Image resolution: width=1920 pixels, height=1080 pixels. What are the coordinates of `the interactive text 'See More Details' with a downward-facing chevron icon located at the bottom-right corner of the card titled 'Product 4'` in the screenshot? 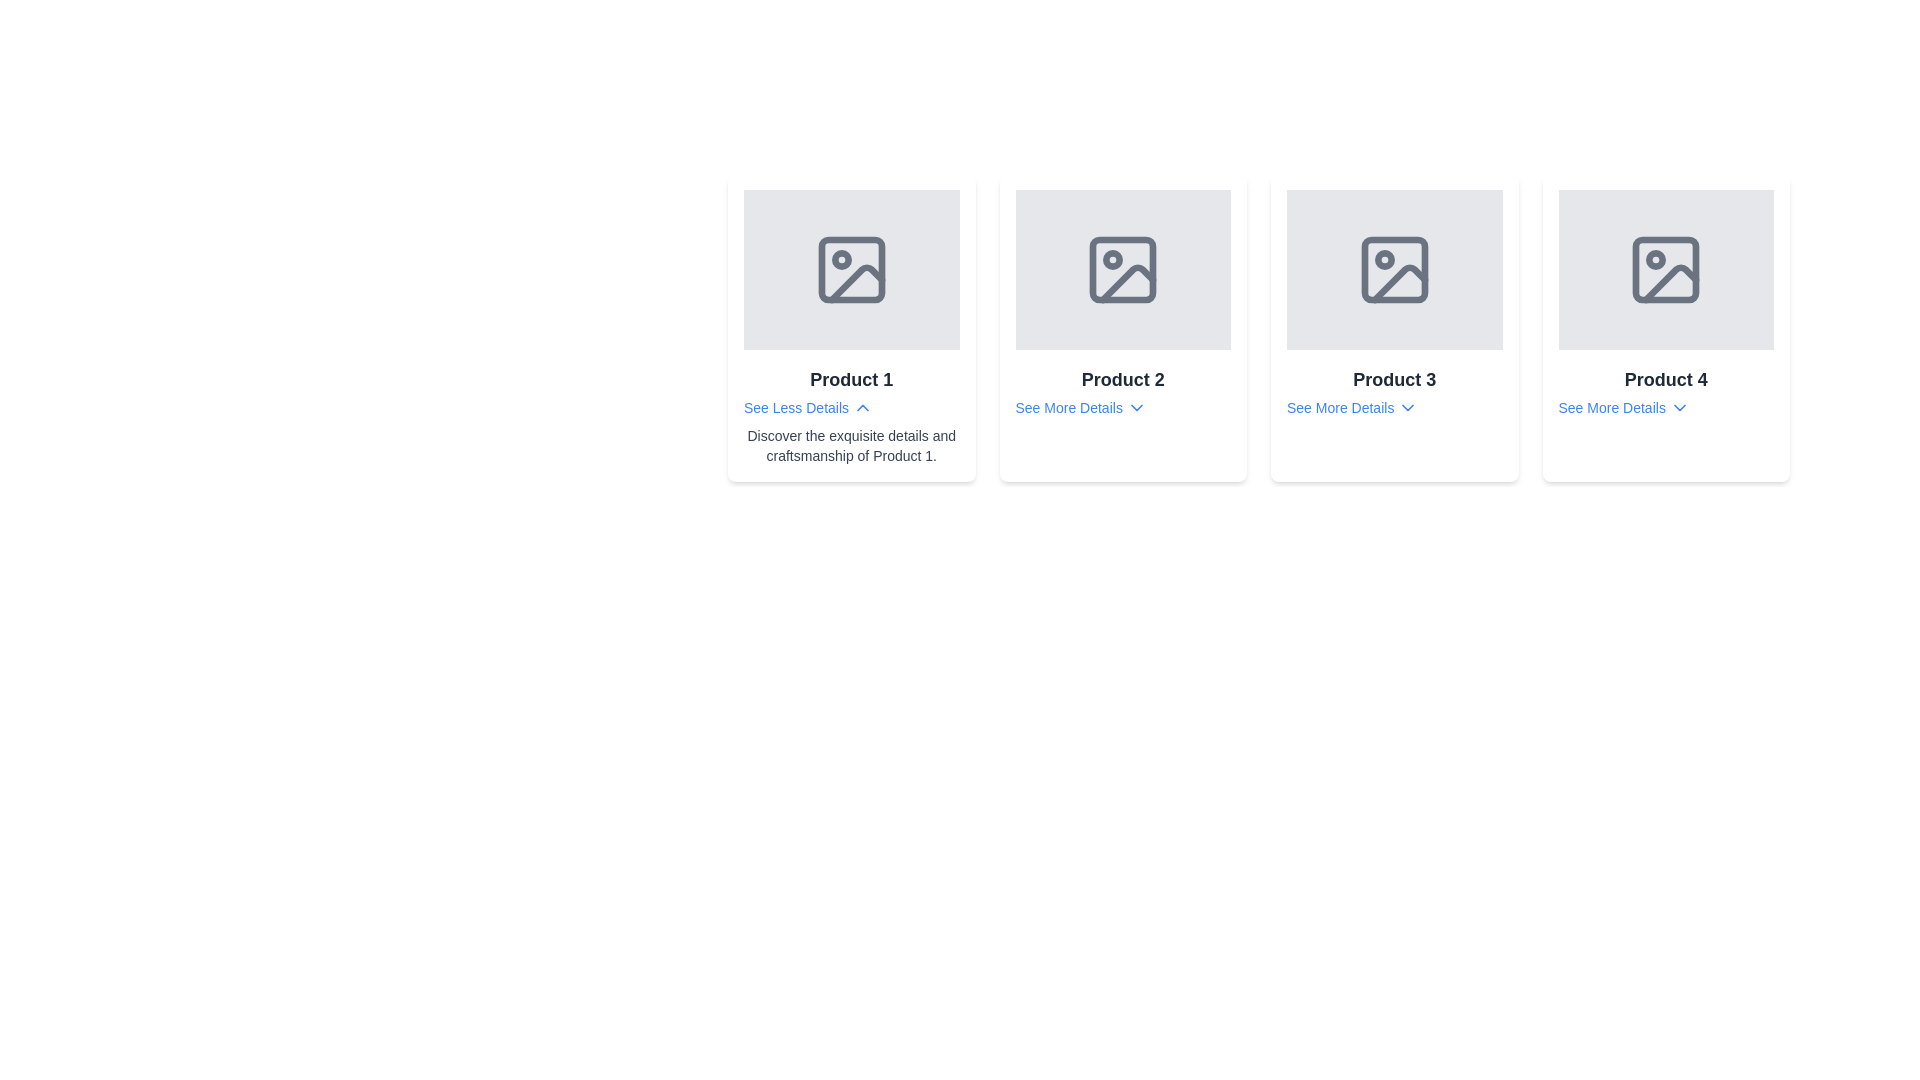 It's located at (1624, 407).